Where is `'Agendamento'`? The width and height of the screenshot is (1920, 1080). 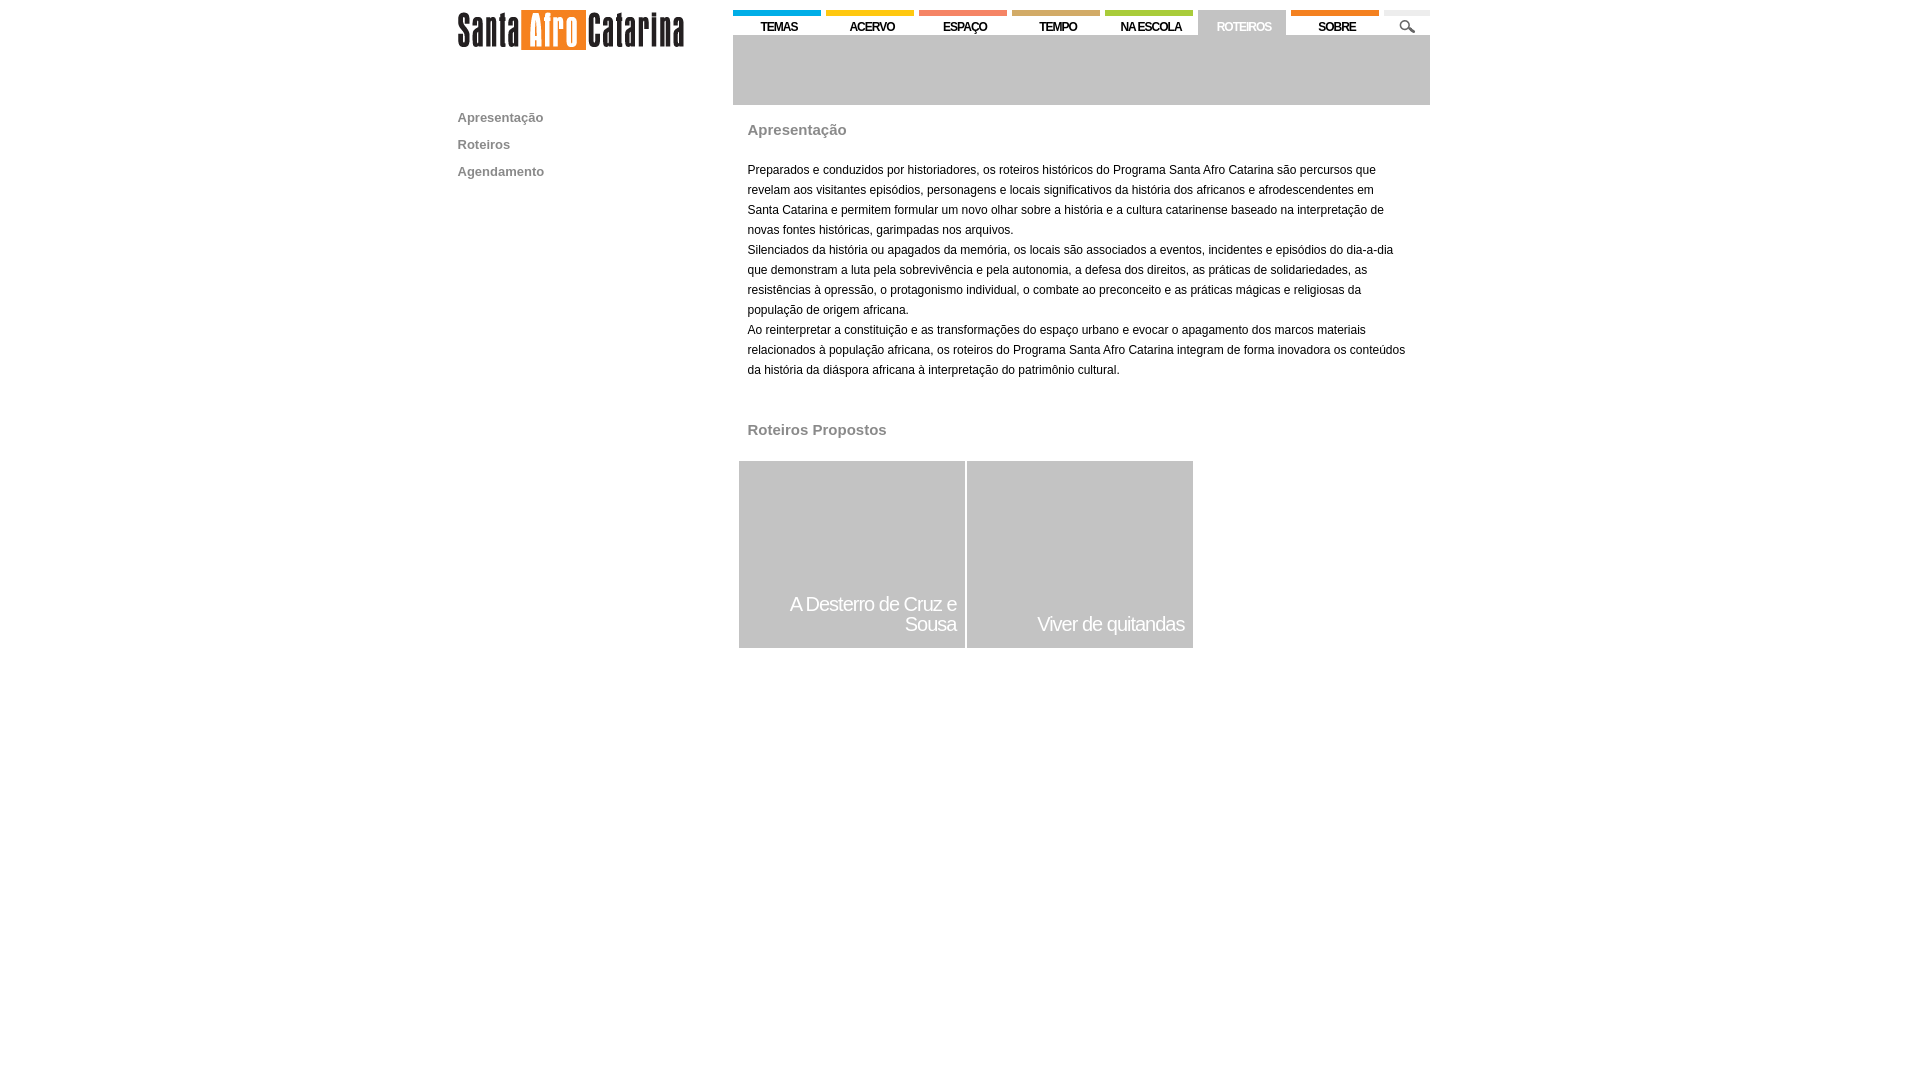 'Agendamento' is located at coordinates (501, 170).